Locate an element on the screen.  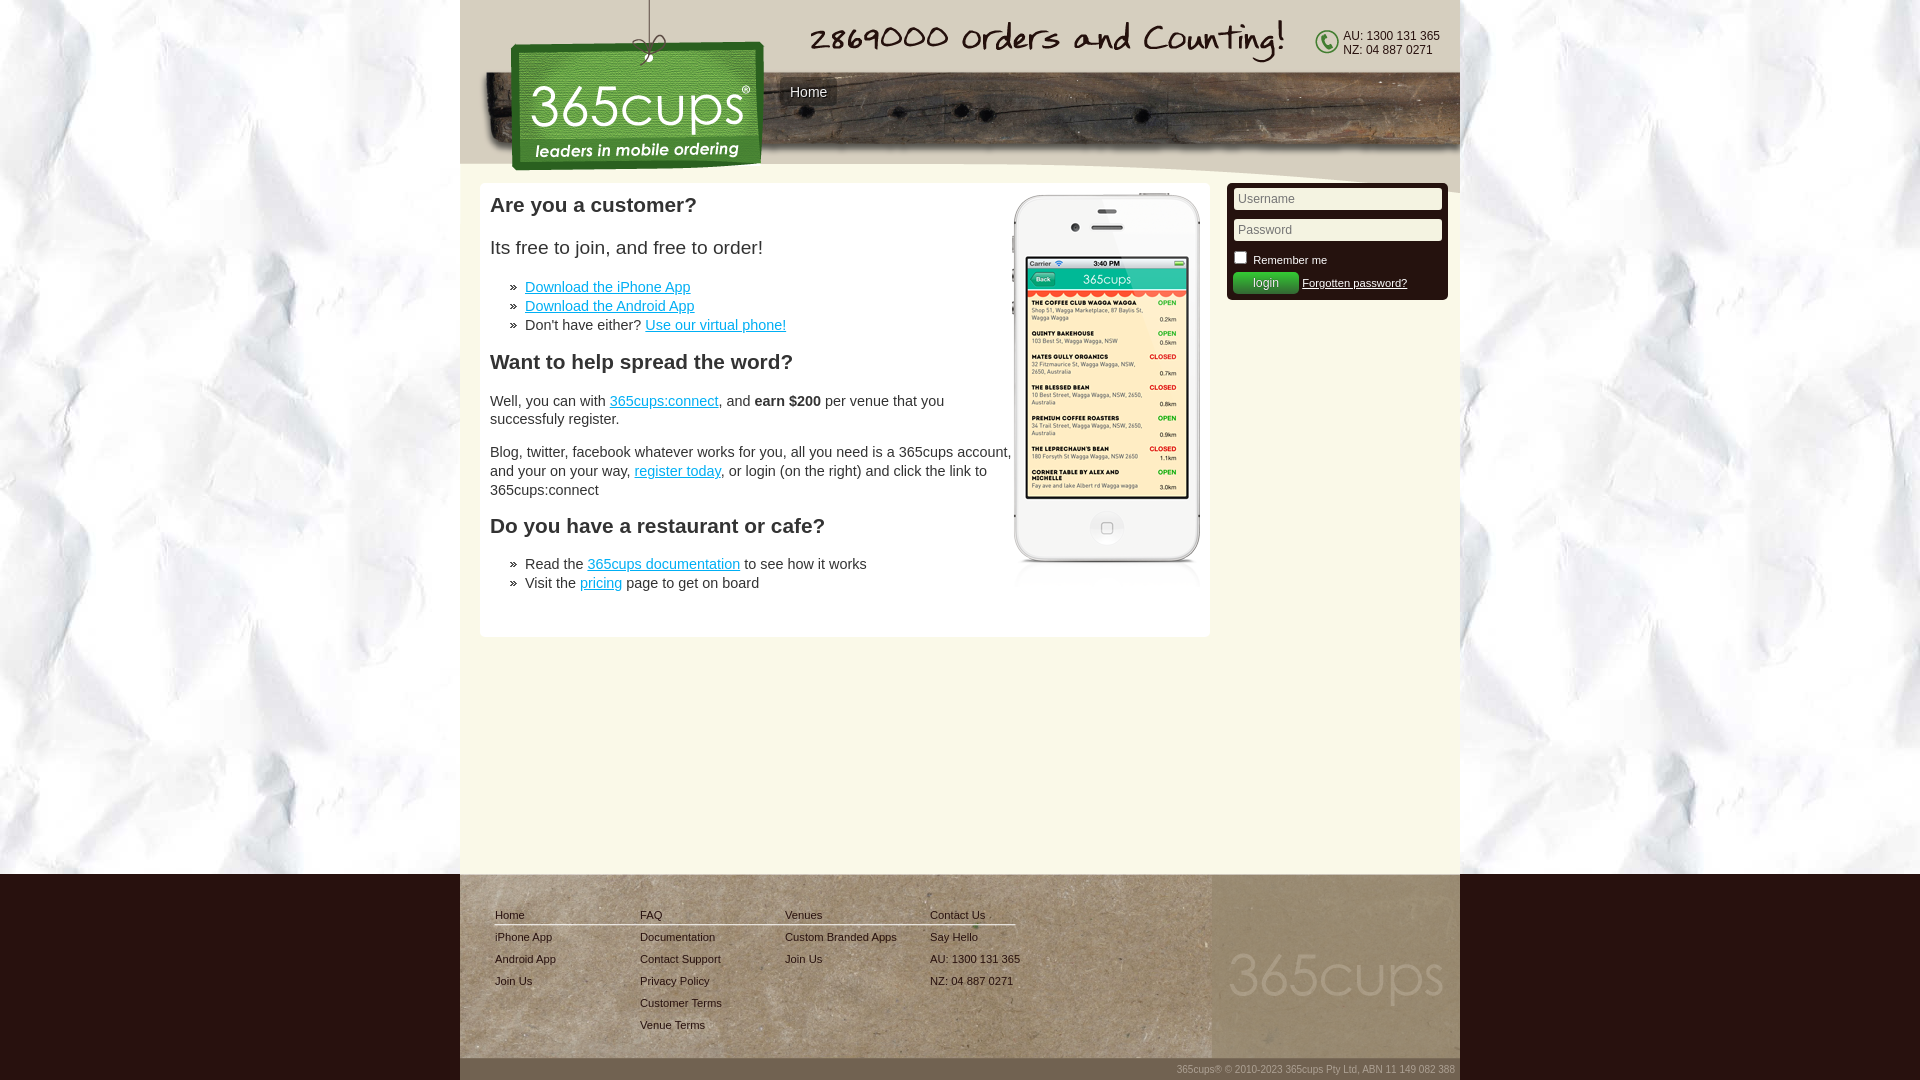
'Contact Us' is located at coordinates (974, 914).